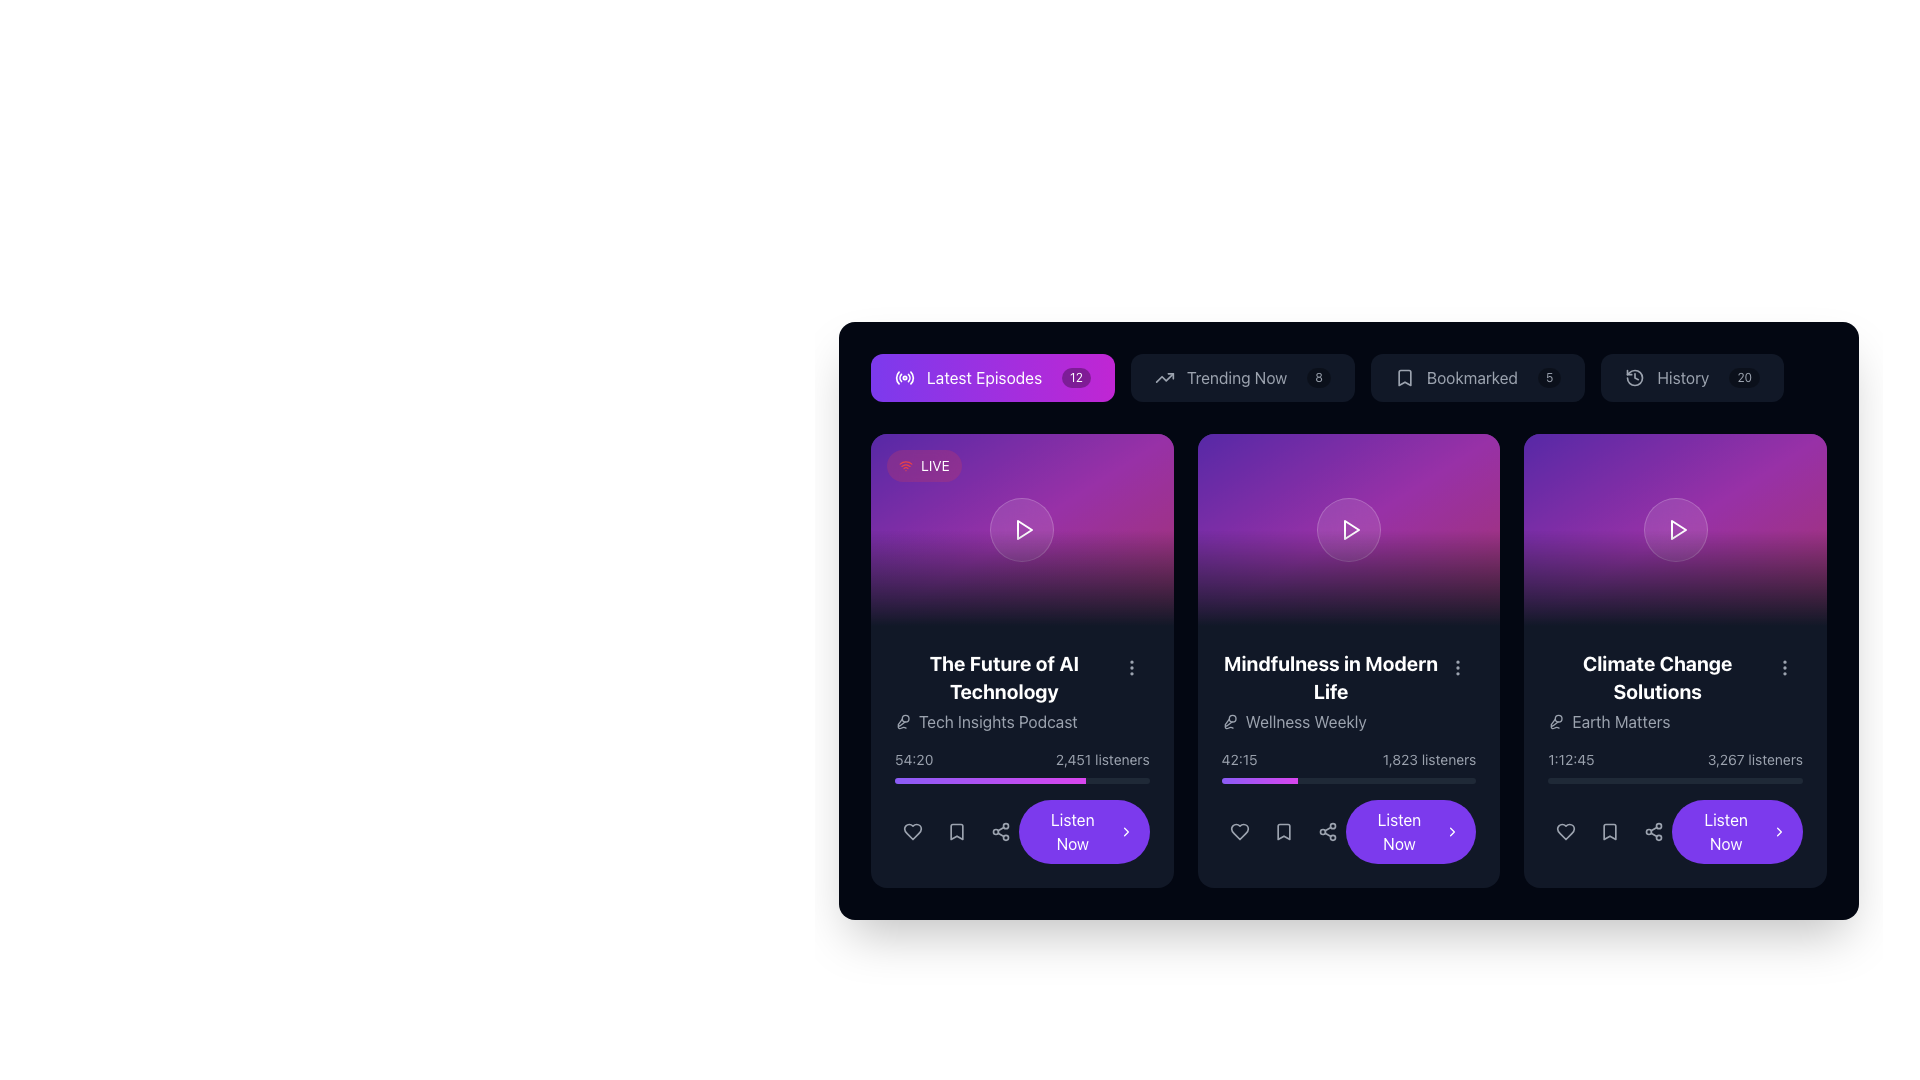 The image size is (1920, 1080). What do you see at coordinates (1164, 378) in the screenshot?
I see `the 'Trending Now' button that contains the rising arrow icon, which is located at the far left of the button's content` at bounding box center [1164, 378].